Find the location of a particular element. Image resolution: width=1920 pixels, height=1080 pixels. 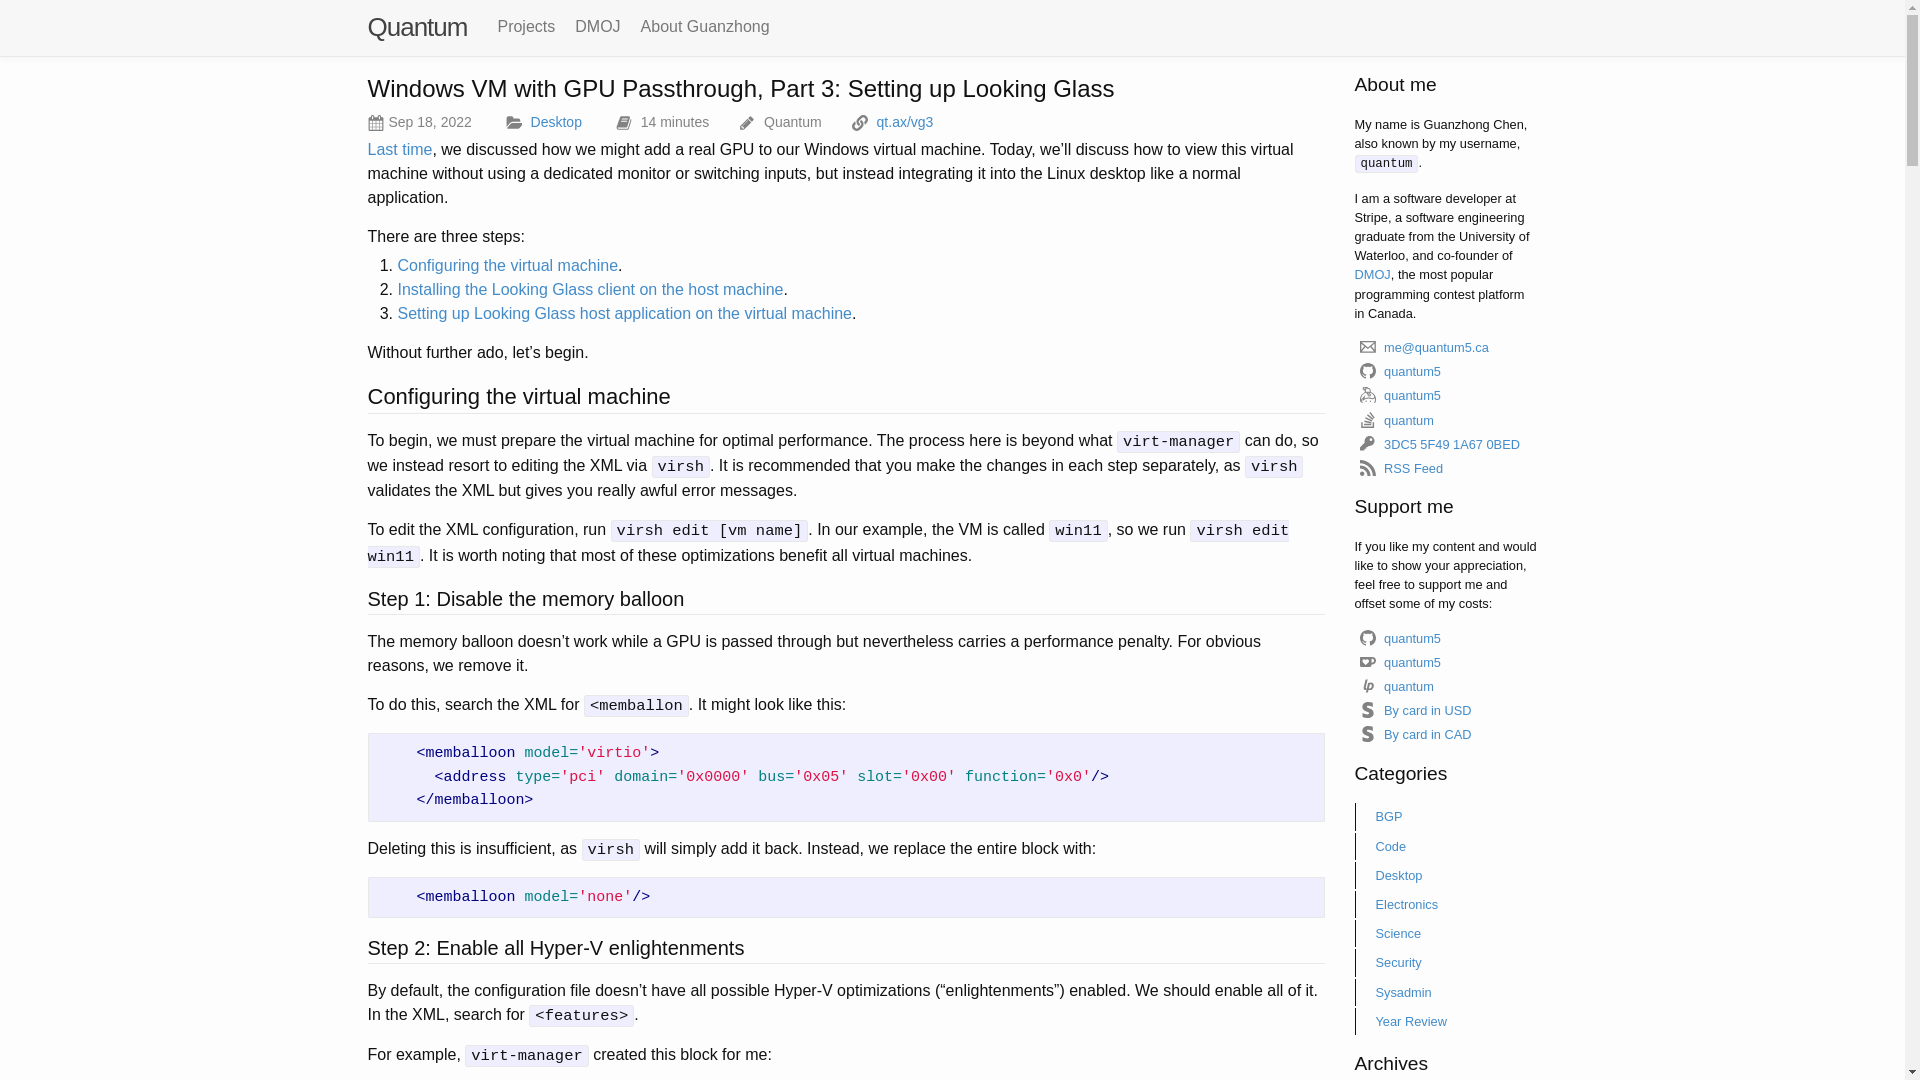

'About Guanzhong' is located at coordinates (705, 26).